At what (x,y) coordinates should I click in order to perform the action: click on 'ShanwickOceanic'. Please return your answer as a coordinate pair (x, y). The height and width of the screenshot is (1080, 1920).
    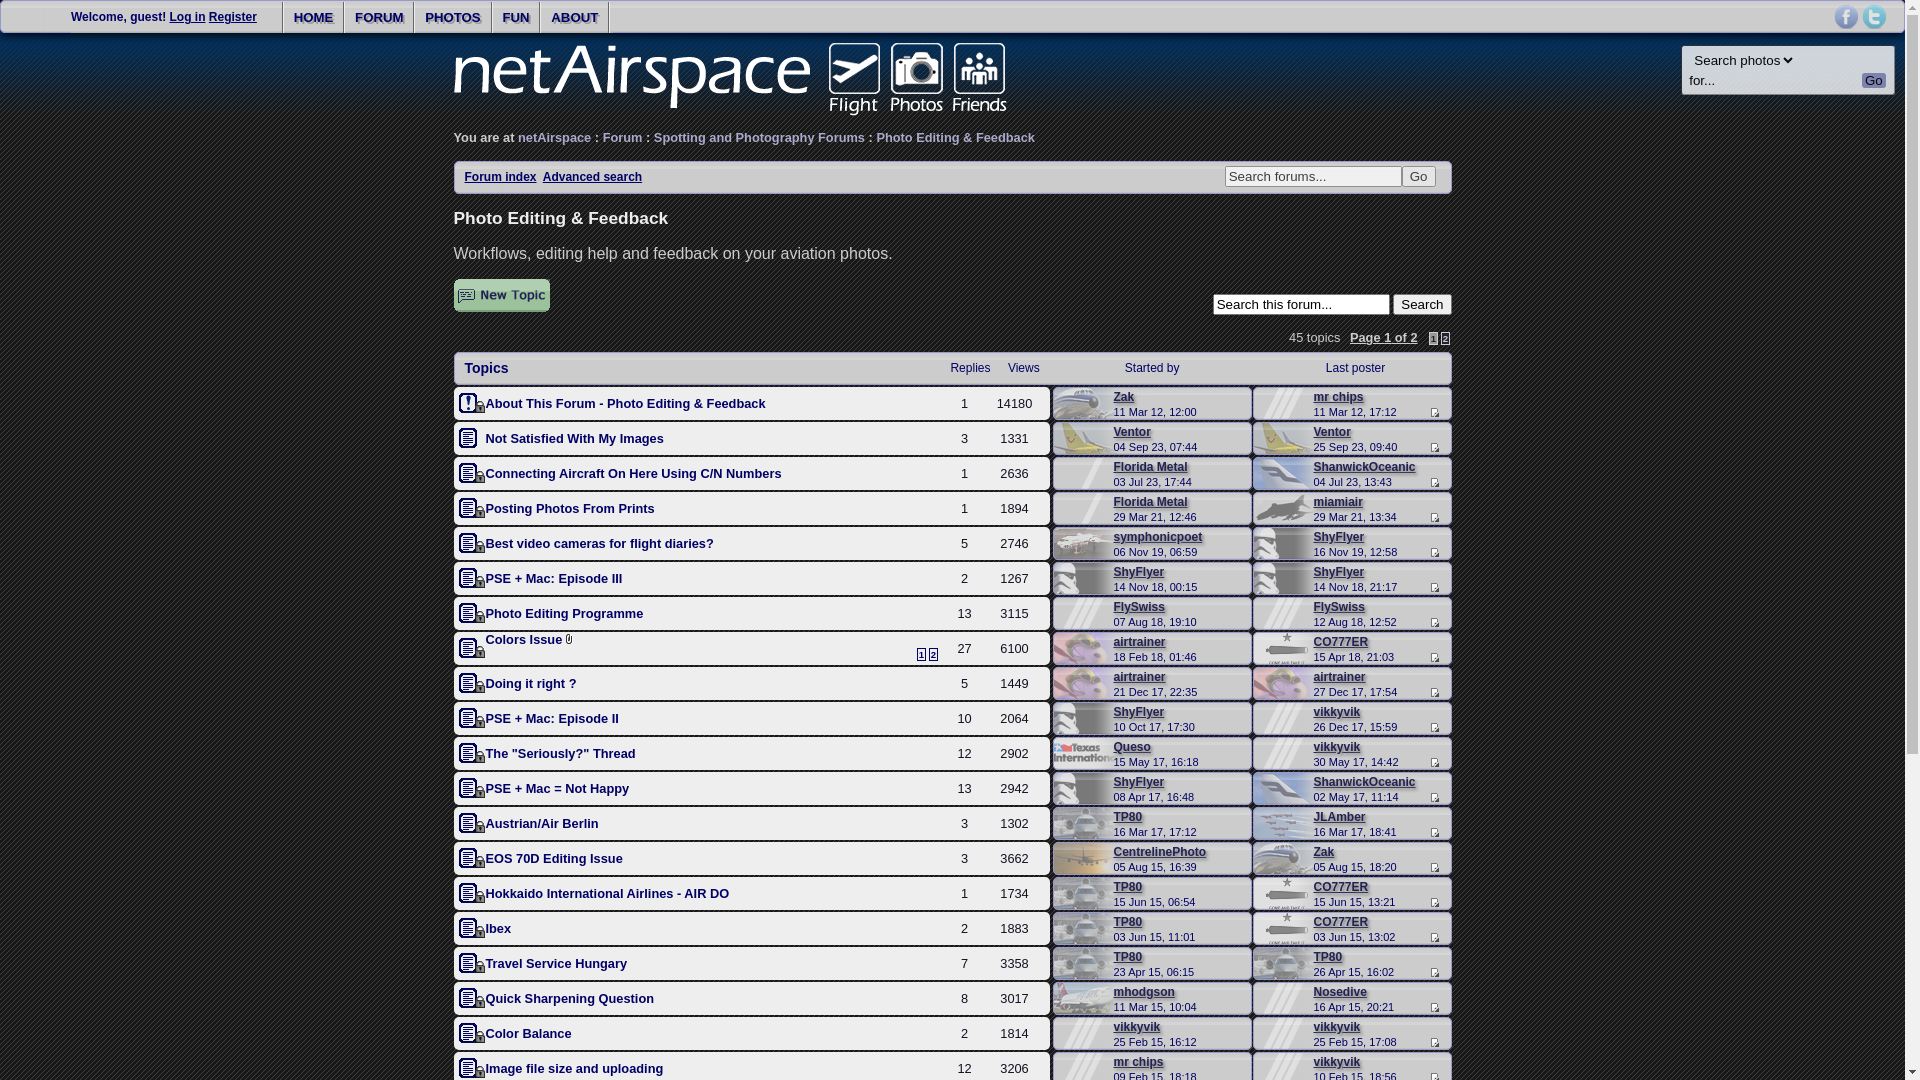
    Looking at the image, I should click on (1363, 466).